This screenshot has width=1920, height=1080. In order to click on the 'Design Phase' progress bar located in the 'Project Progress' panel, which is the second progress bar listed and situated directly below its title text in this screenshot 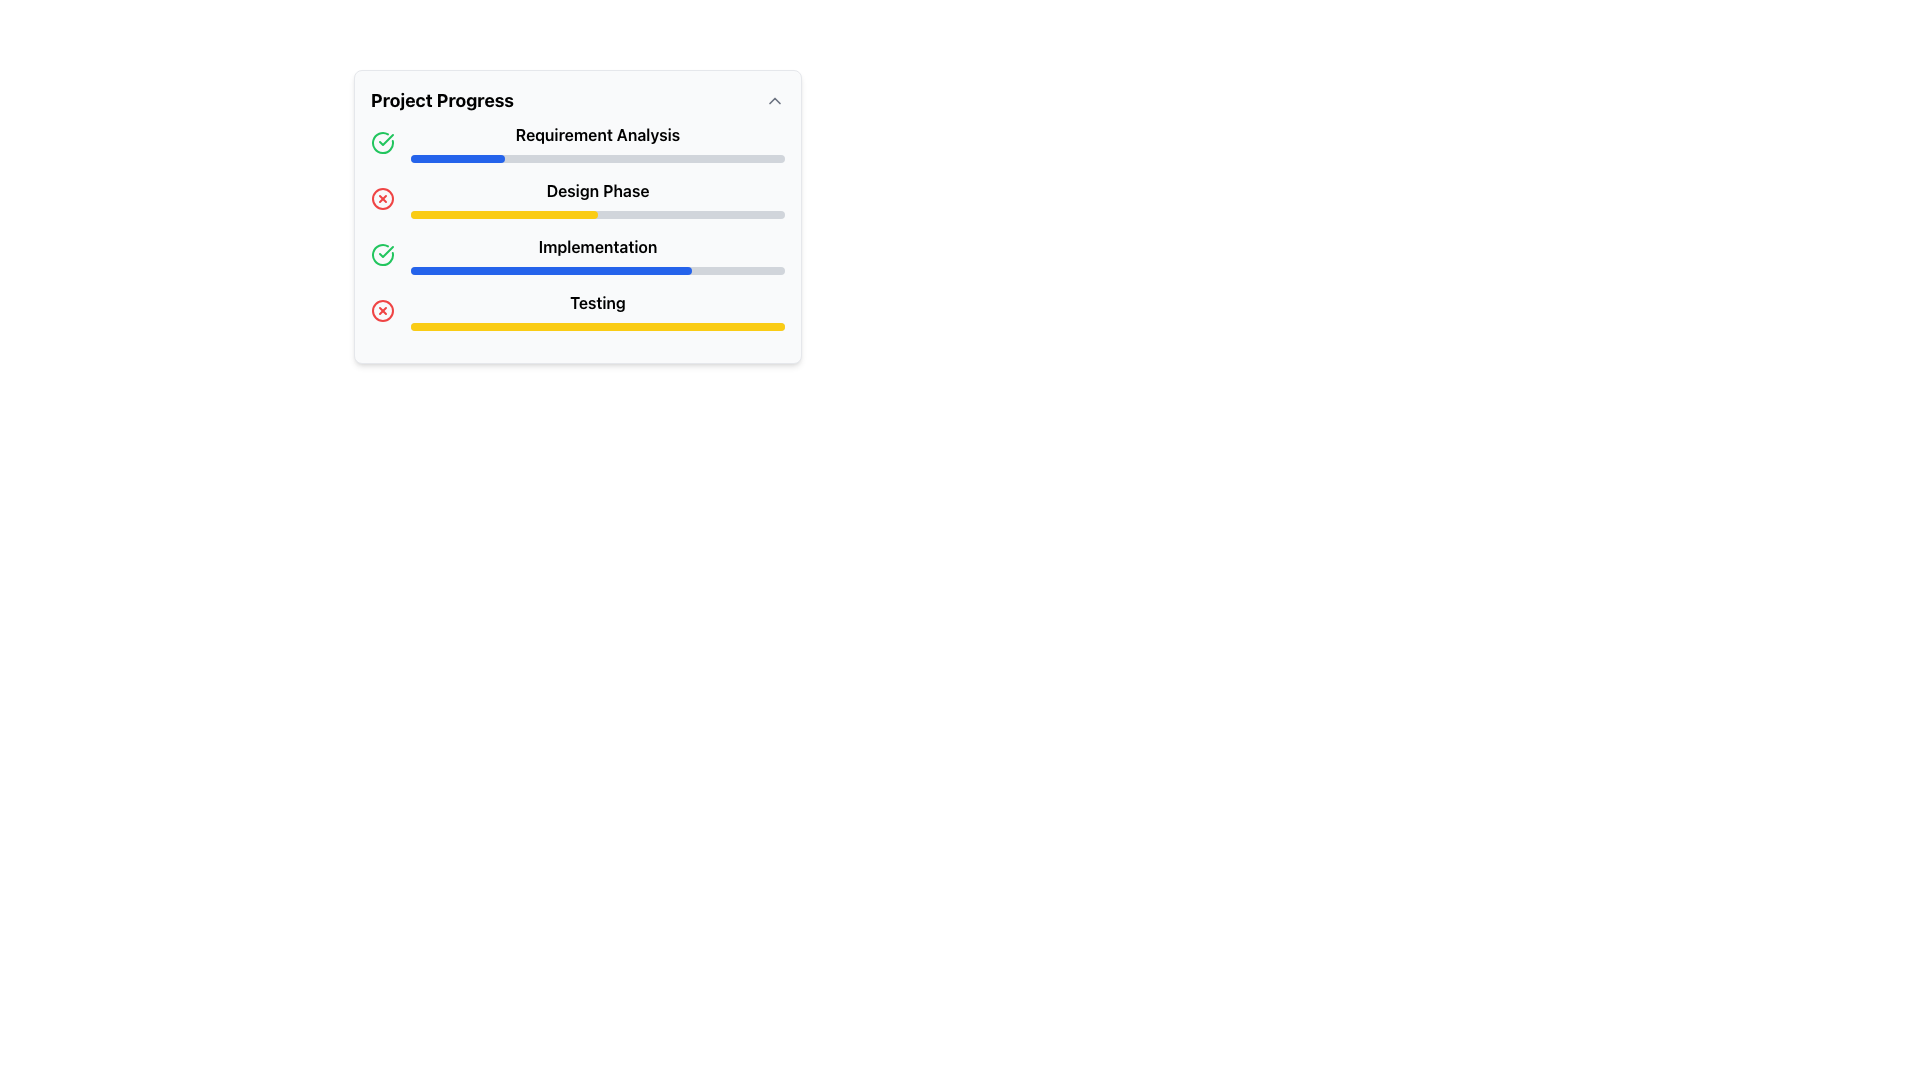, I will do `click(597, 215)`.